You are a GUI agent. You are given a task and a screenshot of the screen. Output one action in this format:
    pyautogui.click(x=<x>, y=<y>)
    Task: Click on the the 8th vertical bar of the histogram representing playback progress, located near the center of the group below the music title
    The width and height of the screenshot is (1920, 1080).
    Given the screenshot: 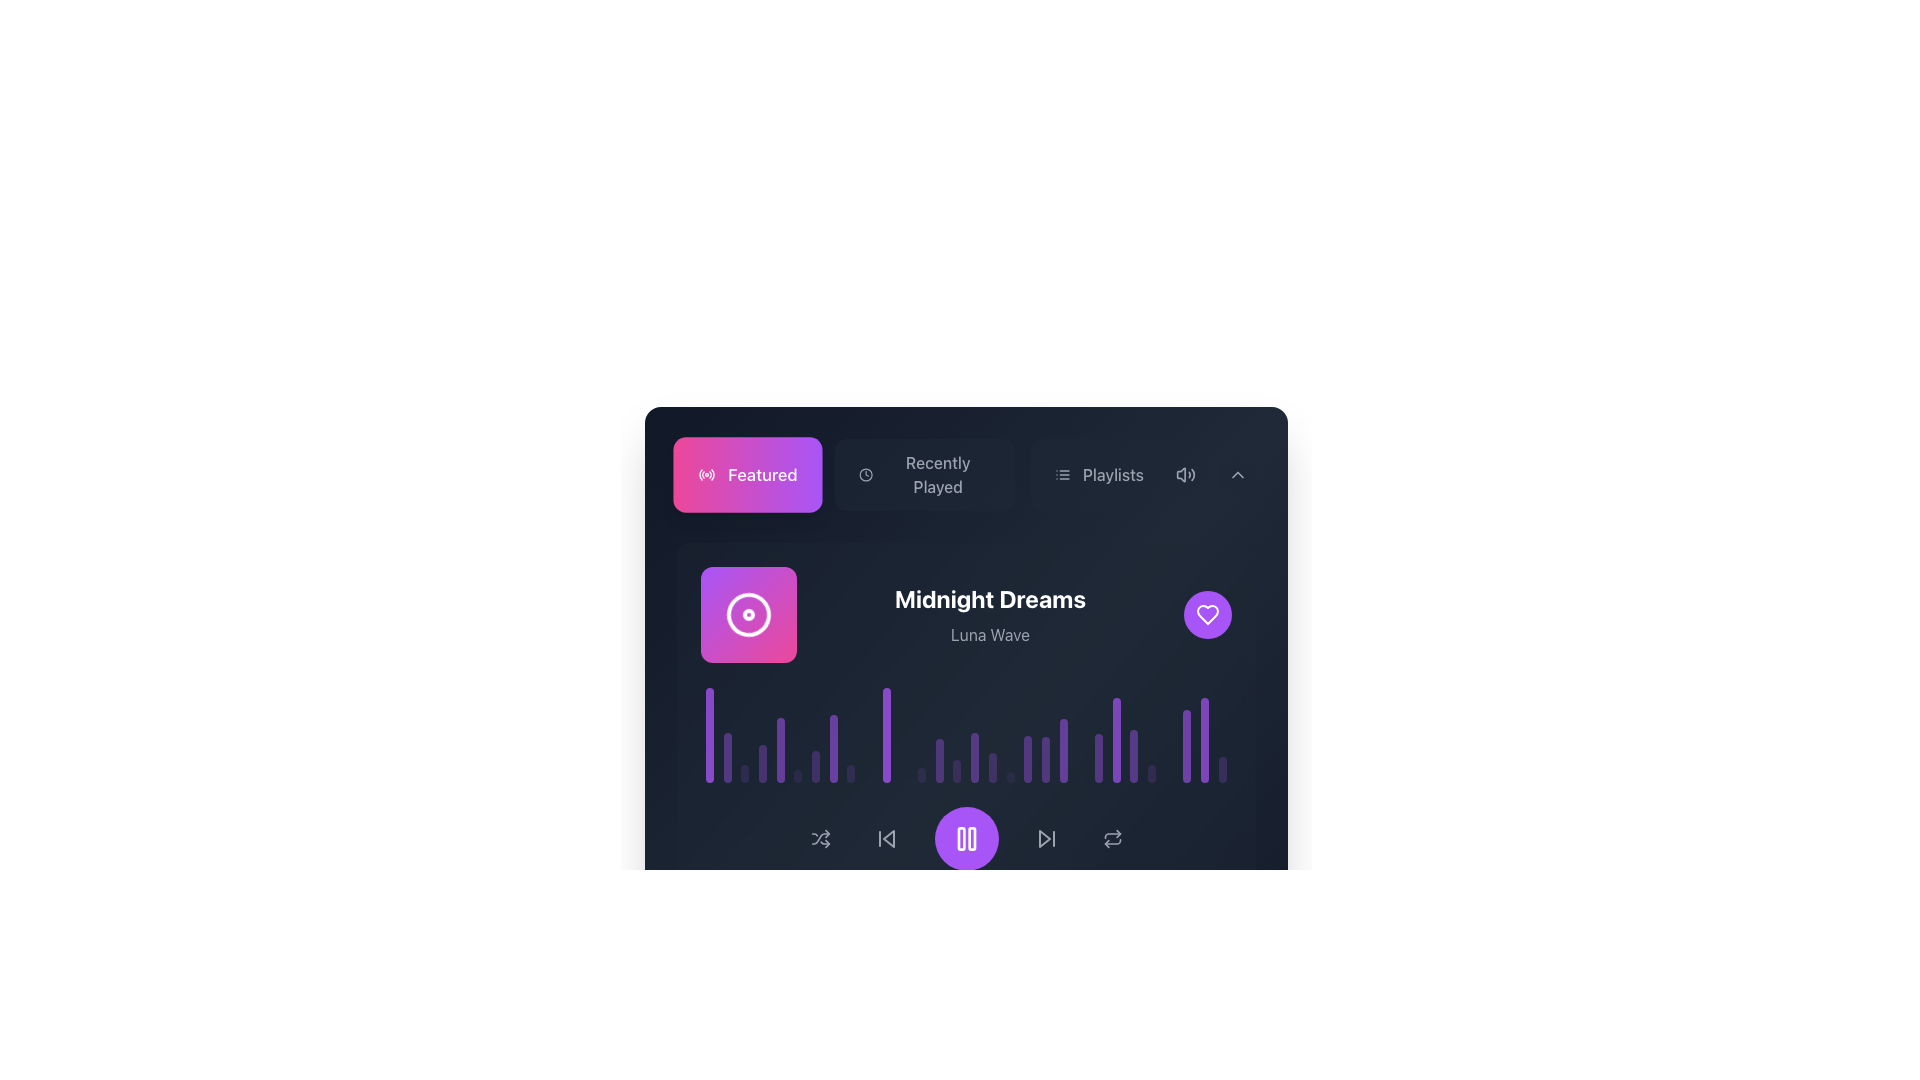 What is the action you would take?
    pyautogui.click(x=833, y=748)
    